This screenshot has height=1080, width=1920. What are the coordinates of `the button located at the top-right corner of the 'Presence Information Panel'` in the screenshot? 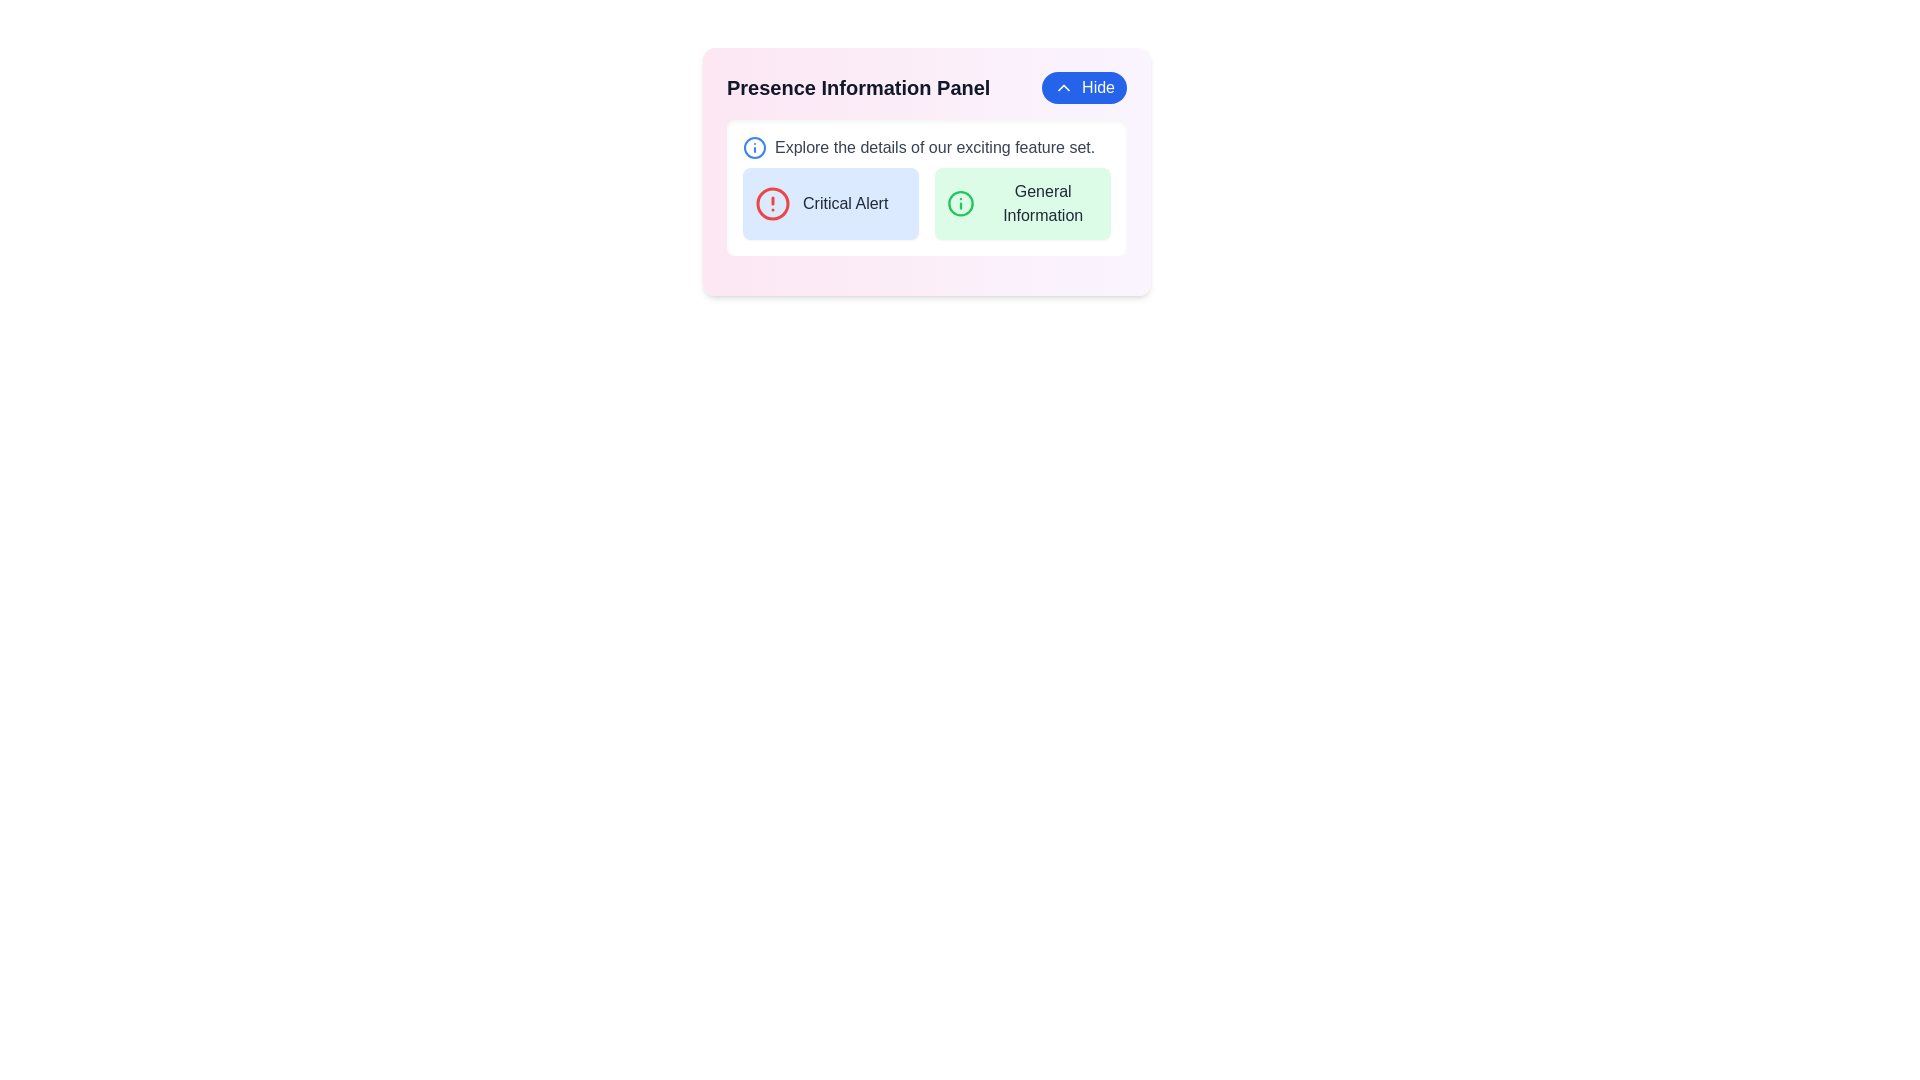 It's located at (1083, 87).